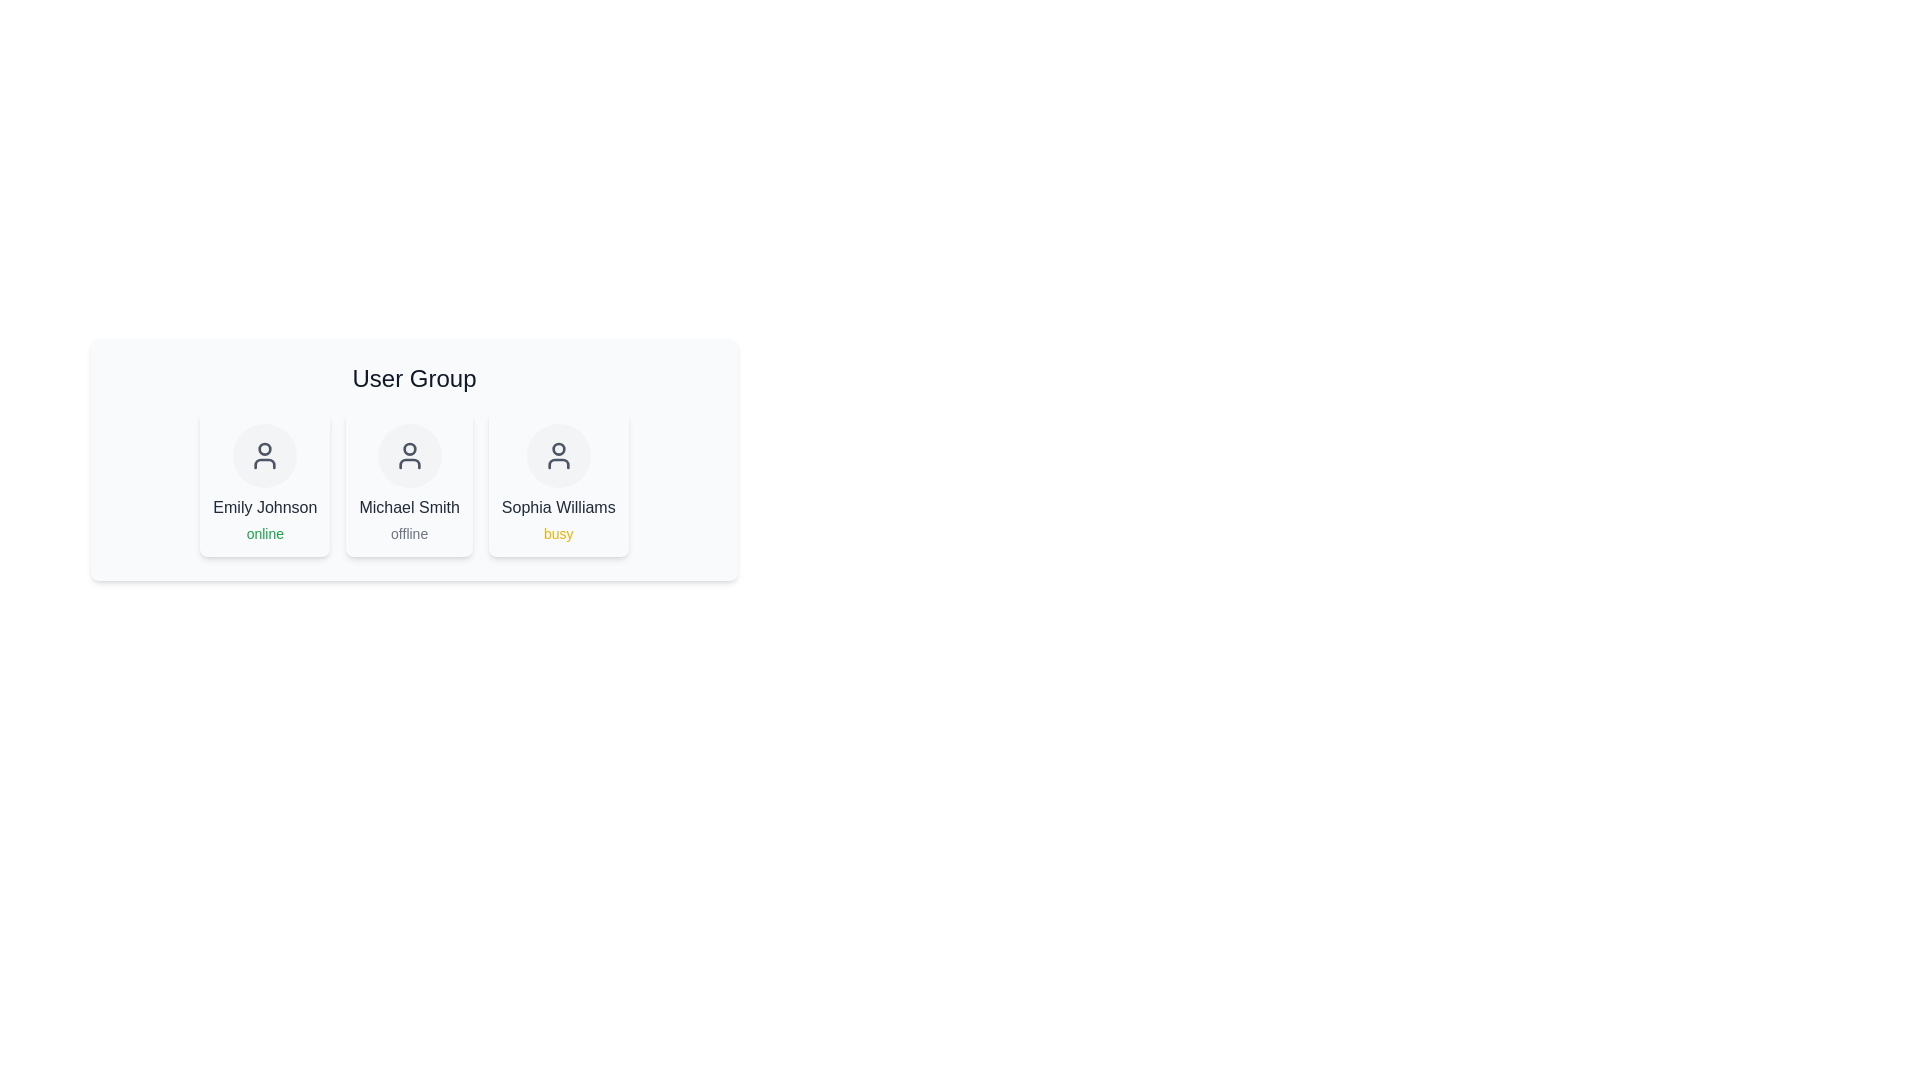 This screenshot has width=1920, height=1080. I want to click on the Decorative Circle within the user profile icon for Michael Smith, which is labeled 'offline', so click(408, 448).